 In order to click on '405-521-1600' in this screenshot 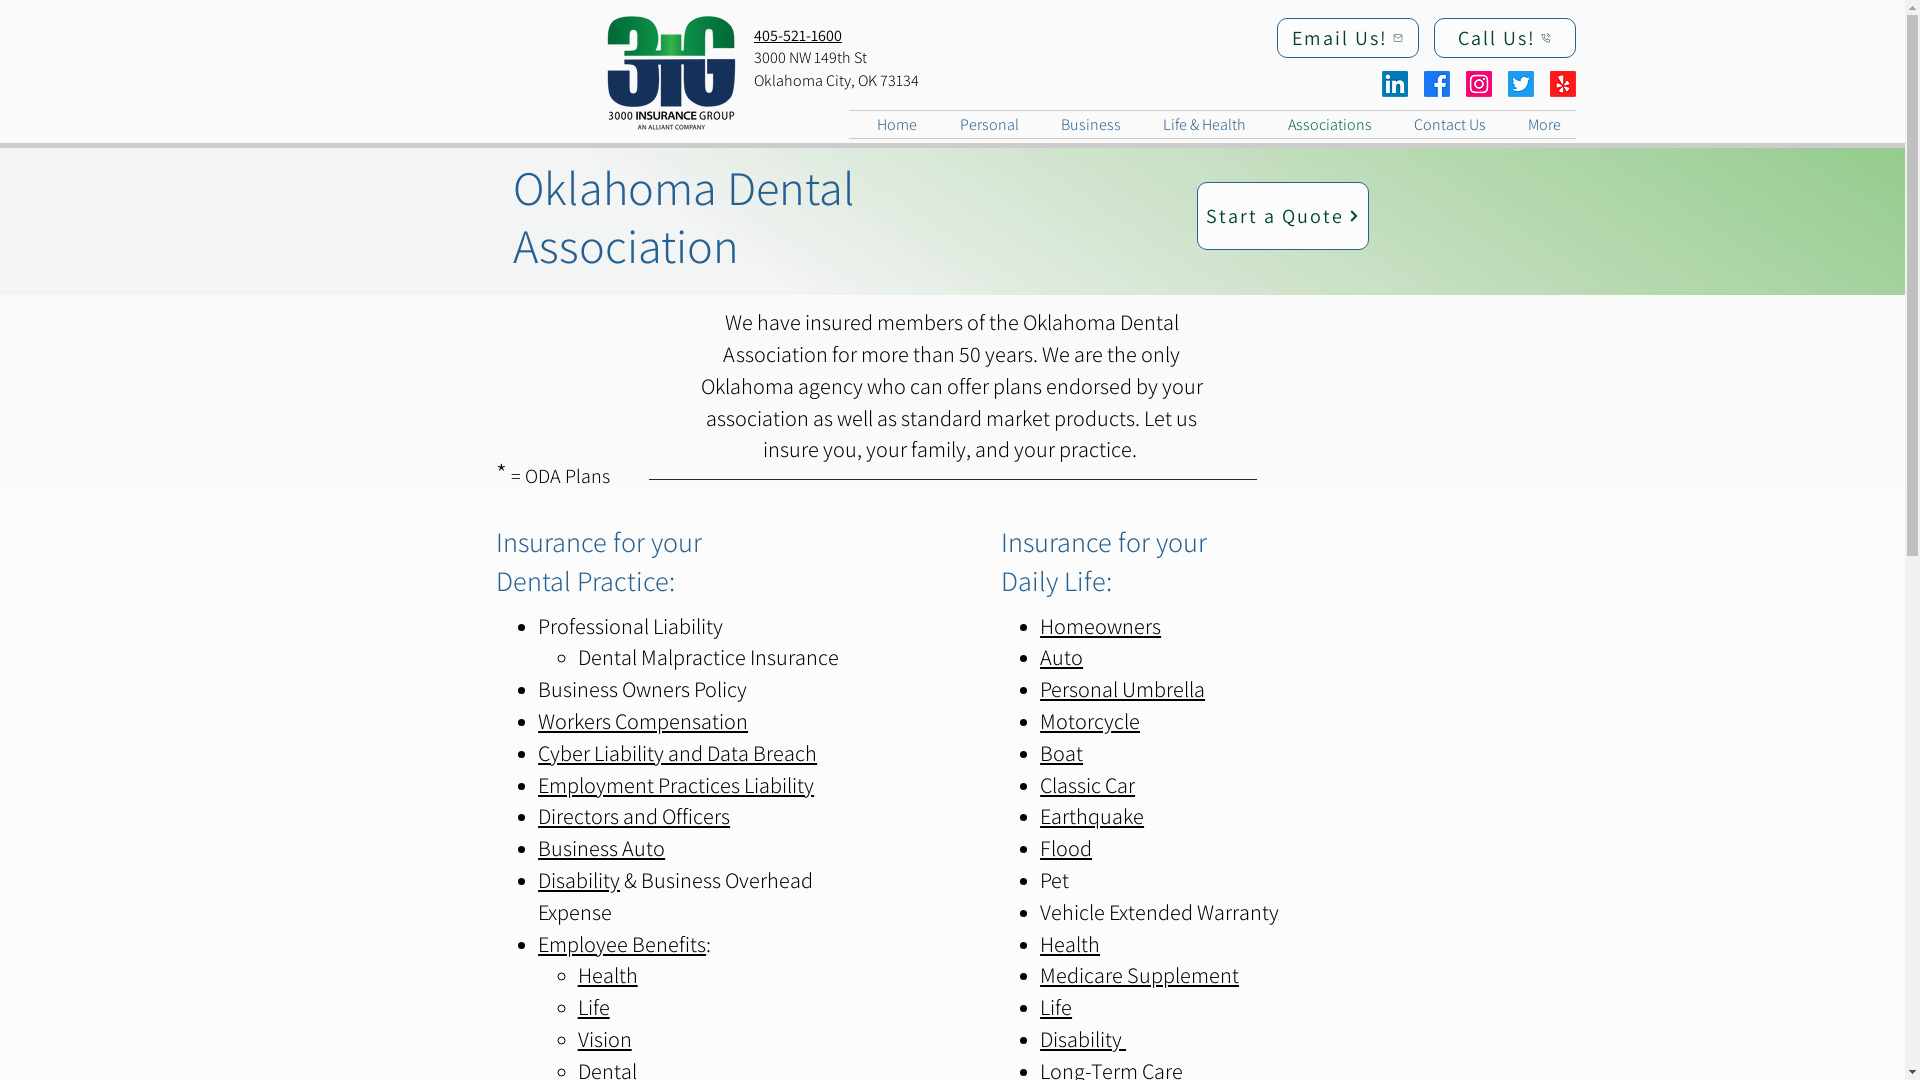, I will do `click(796, 35)`.